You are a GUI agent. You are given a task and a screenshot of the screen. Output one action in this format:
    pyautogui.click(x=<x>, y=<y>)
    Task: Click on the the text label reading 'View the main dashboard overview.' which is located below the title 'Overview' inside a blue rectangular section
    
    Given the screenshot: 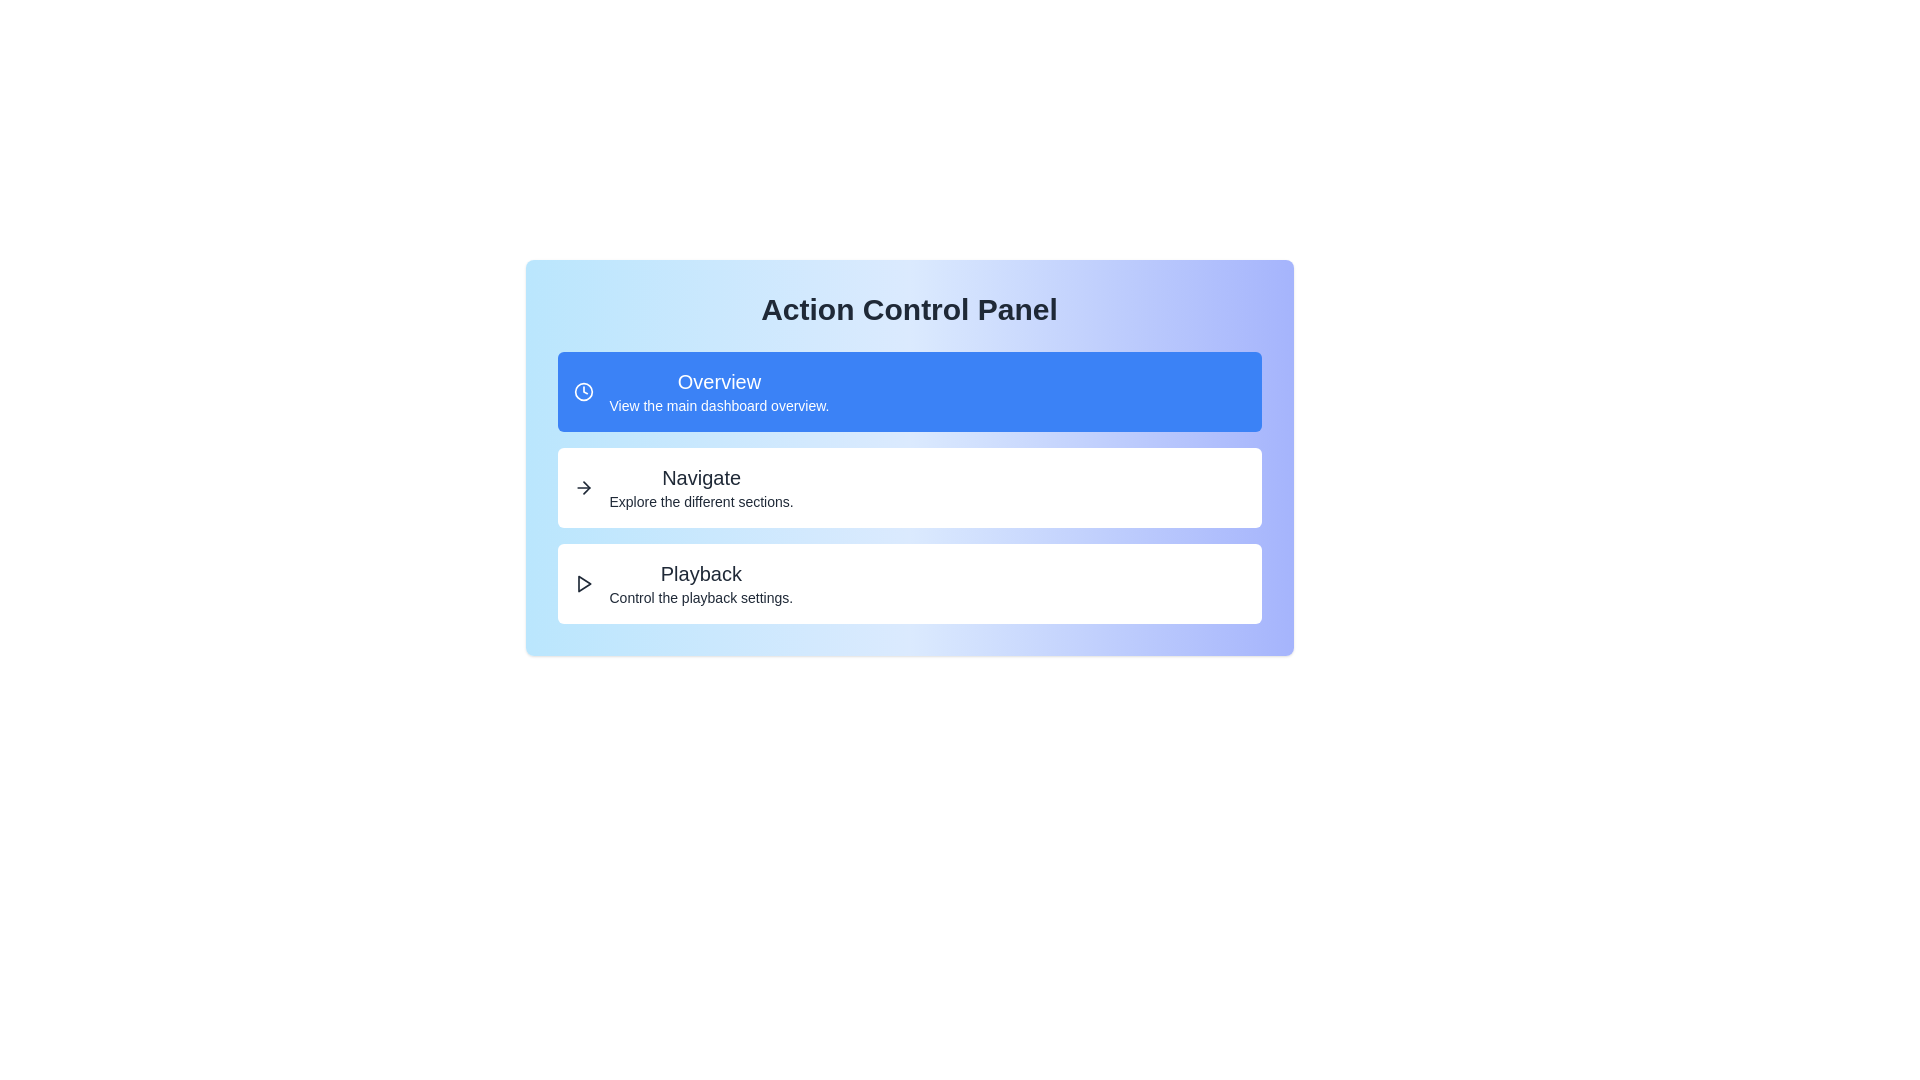 What is the action you would take?
    pyautogui.click(x=719, y=405)
    